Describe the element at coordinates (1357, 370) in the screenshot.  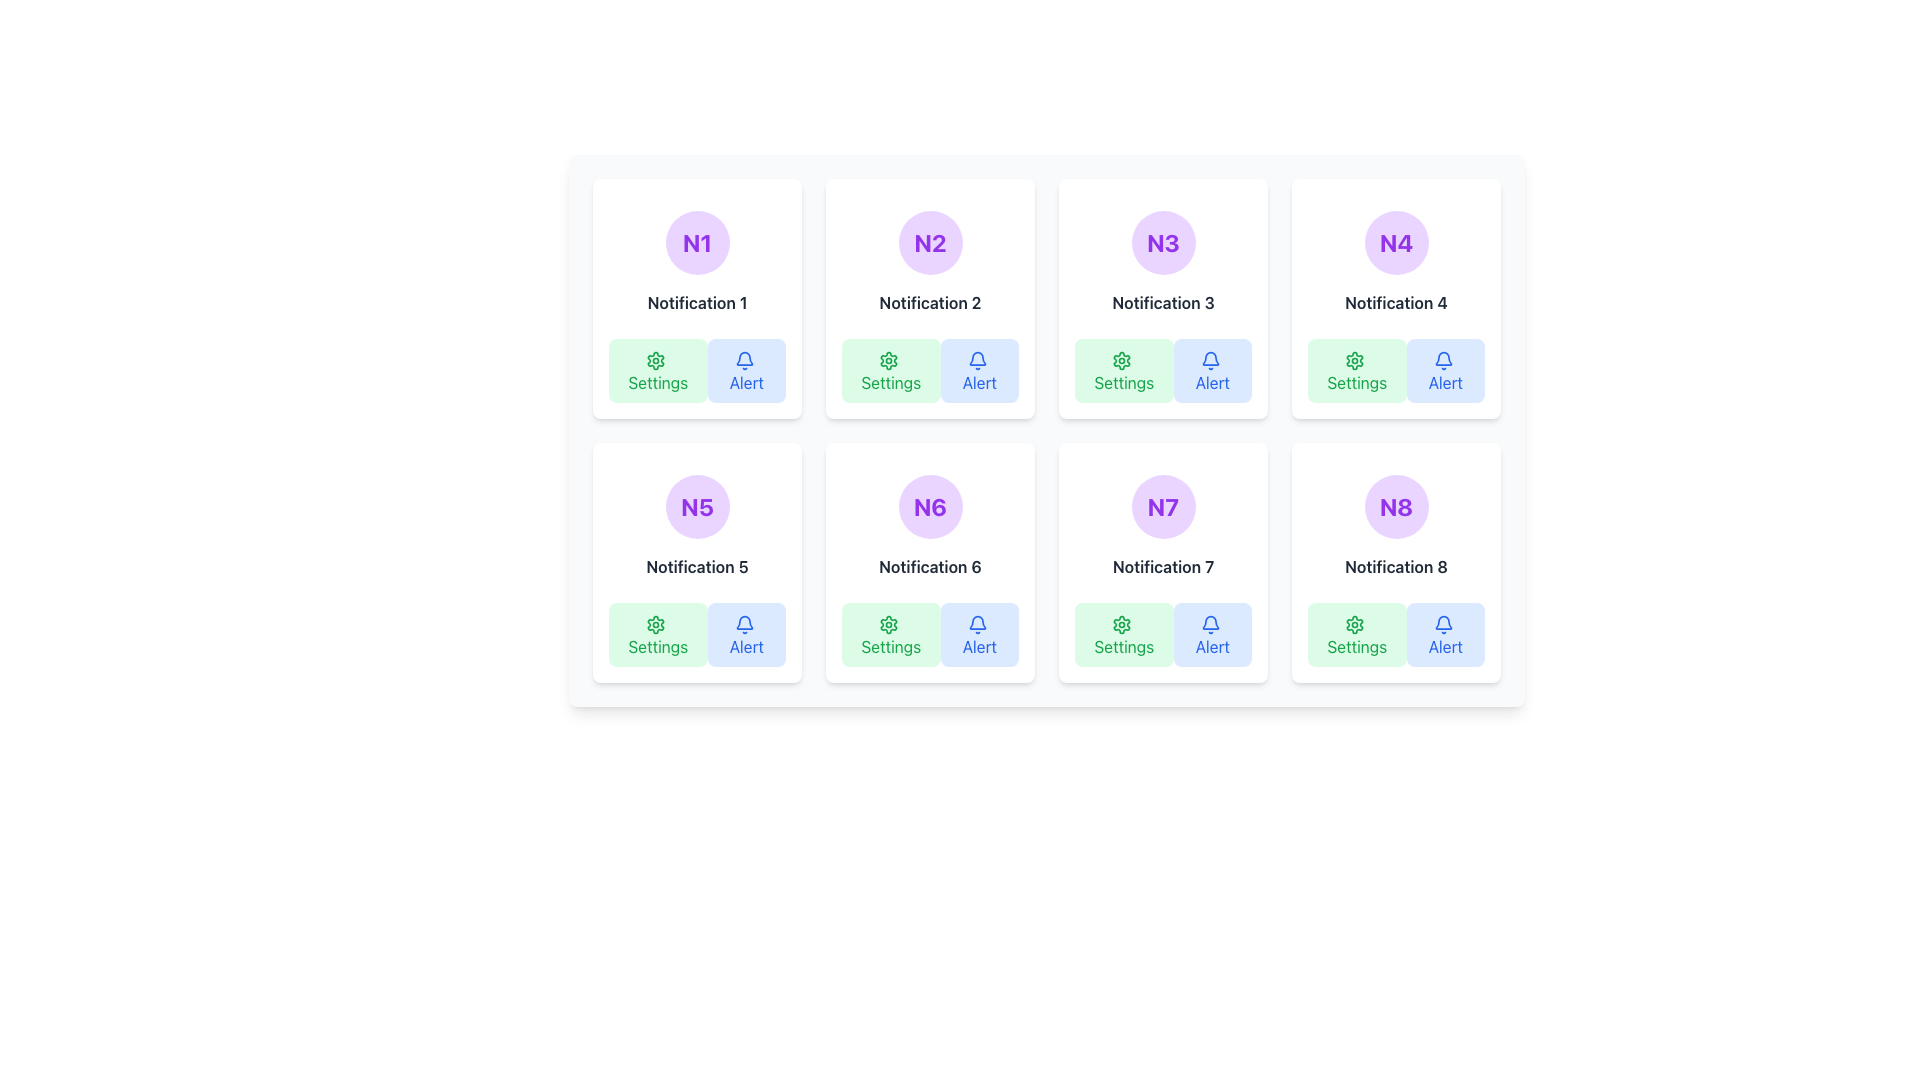
I see `the 'Settings' button with green background and cogwheel icon located in the fourth notification card titled 'Notification 4'` at that location.